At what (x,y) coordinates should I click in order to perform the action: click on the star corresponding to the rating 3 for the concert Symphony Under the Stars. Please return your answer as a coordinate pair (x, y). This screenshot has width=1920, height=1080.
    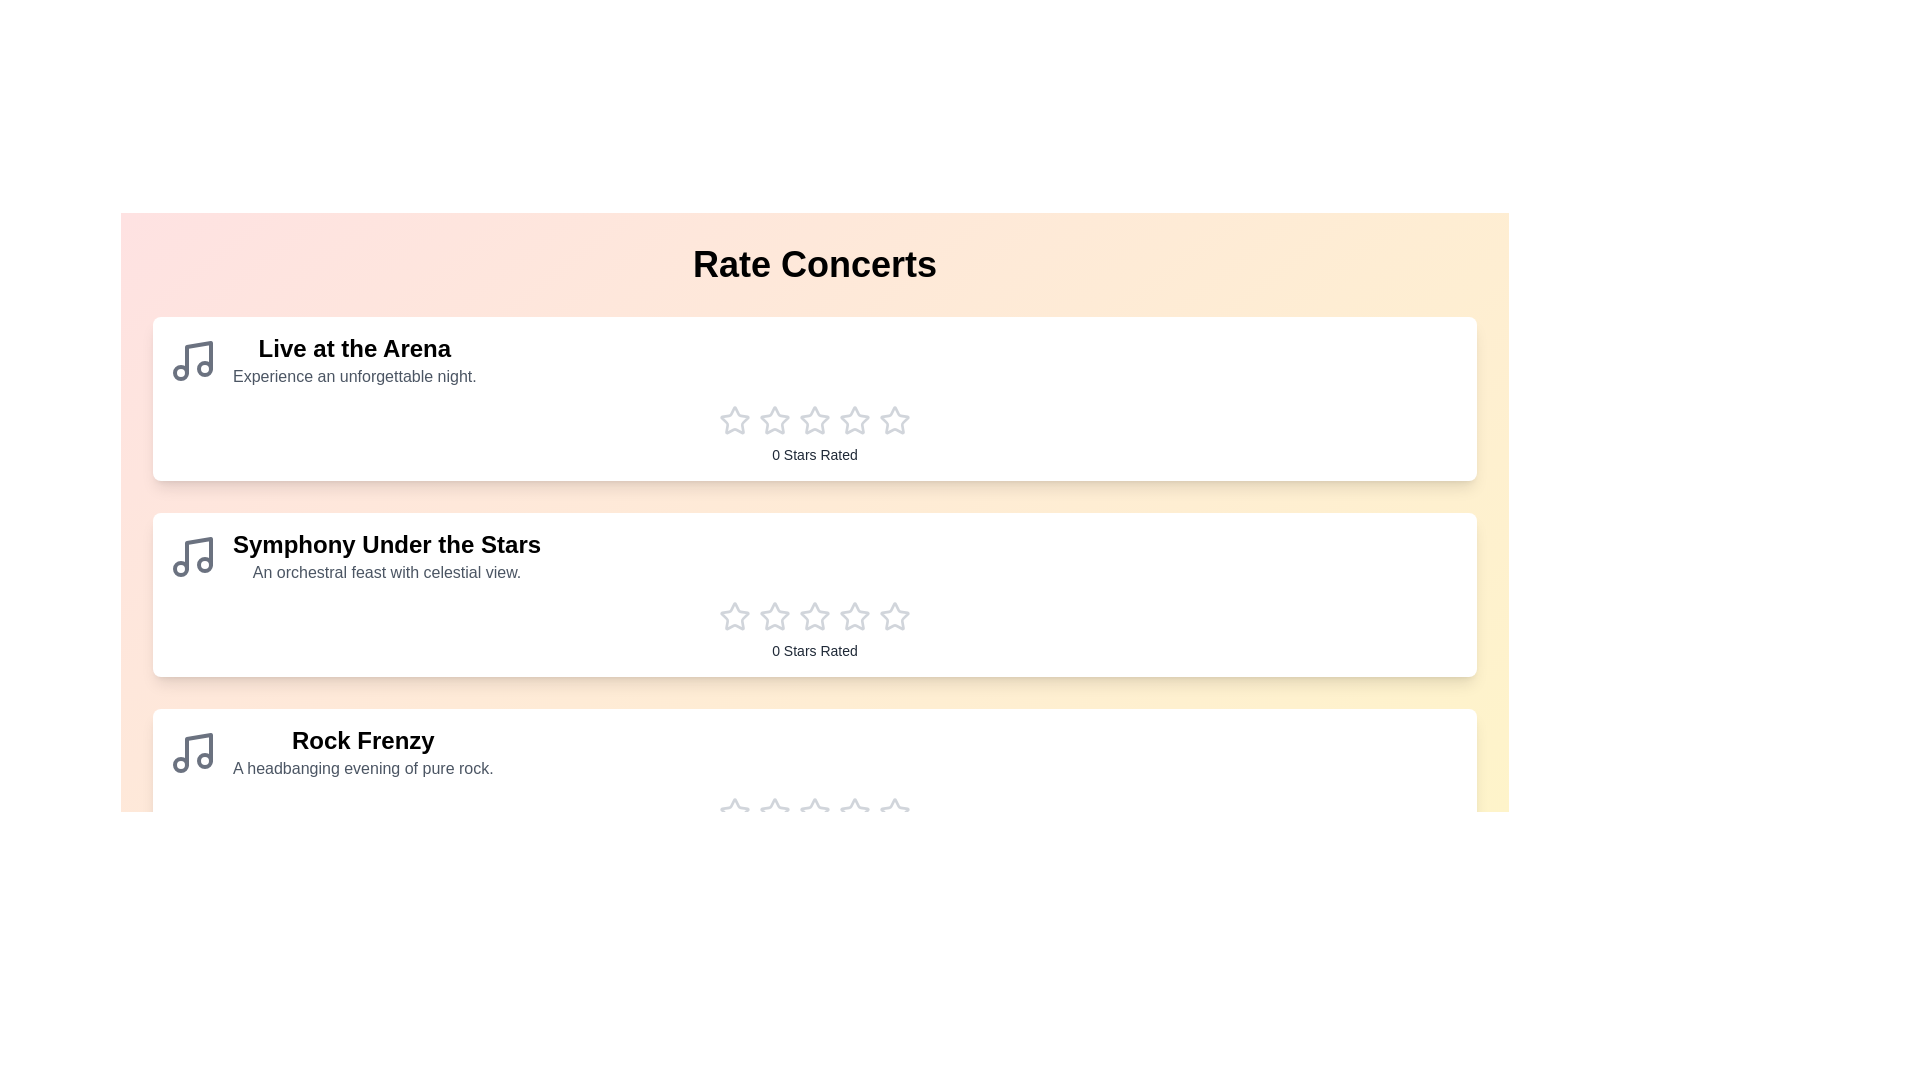
    Looking at the image, I should click on (815, 616).